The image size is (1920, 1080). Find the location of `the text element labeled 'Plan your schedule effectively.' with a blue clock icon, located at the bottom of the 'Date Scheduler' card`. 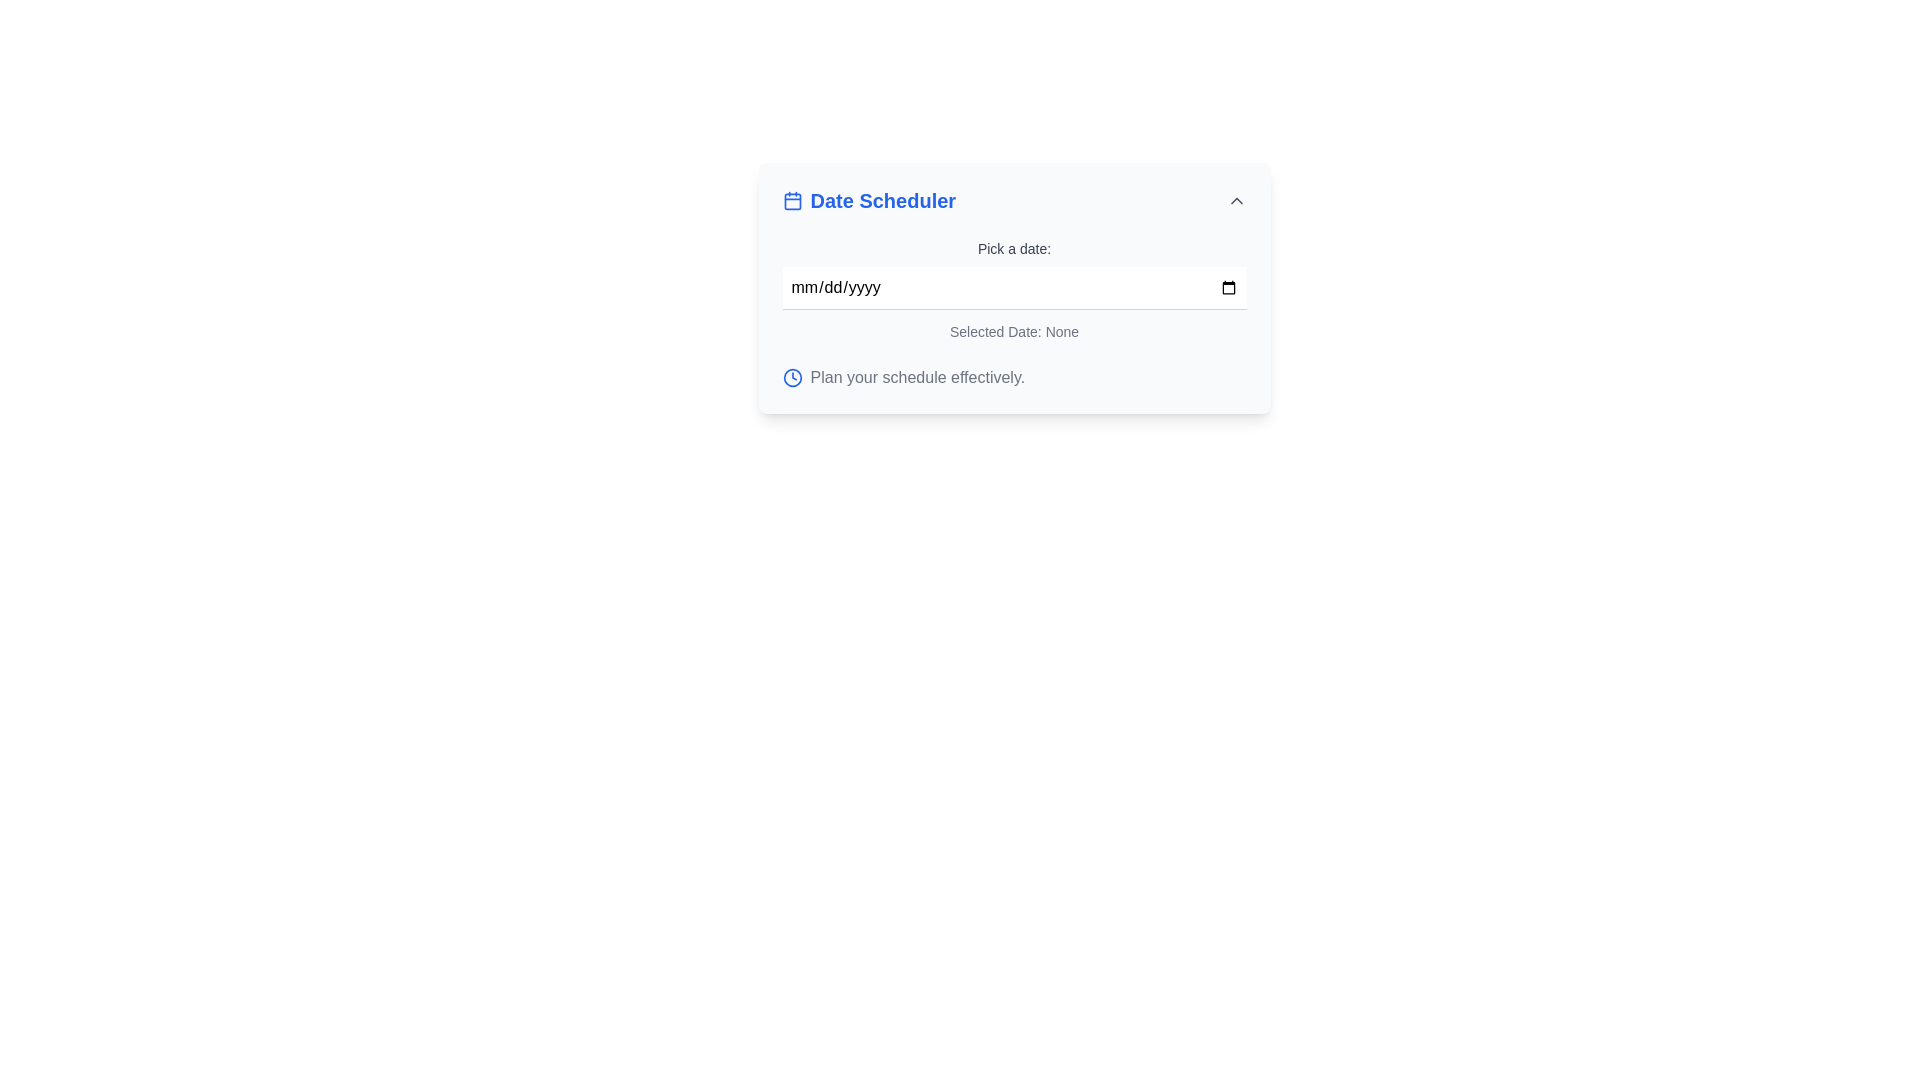

the text element labeled 'Plan your schedule effectively.' with a blue clock icon, located at the bottom of the 'Date Scheduler' card is located at coordinates (1014, 378).